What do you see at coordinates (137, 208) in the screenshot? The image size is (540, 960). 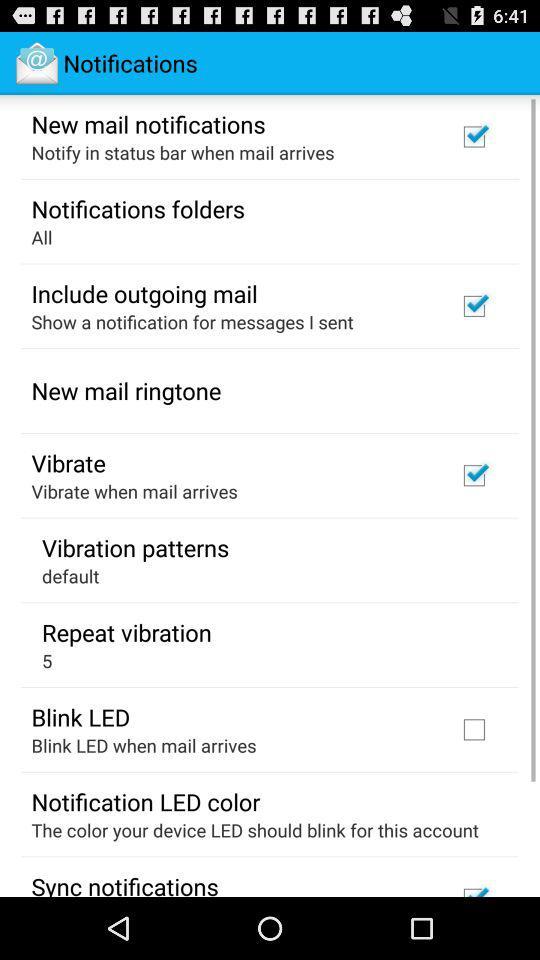 I see `app below the notify in status icon` at bounding box center [137, 208].